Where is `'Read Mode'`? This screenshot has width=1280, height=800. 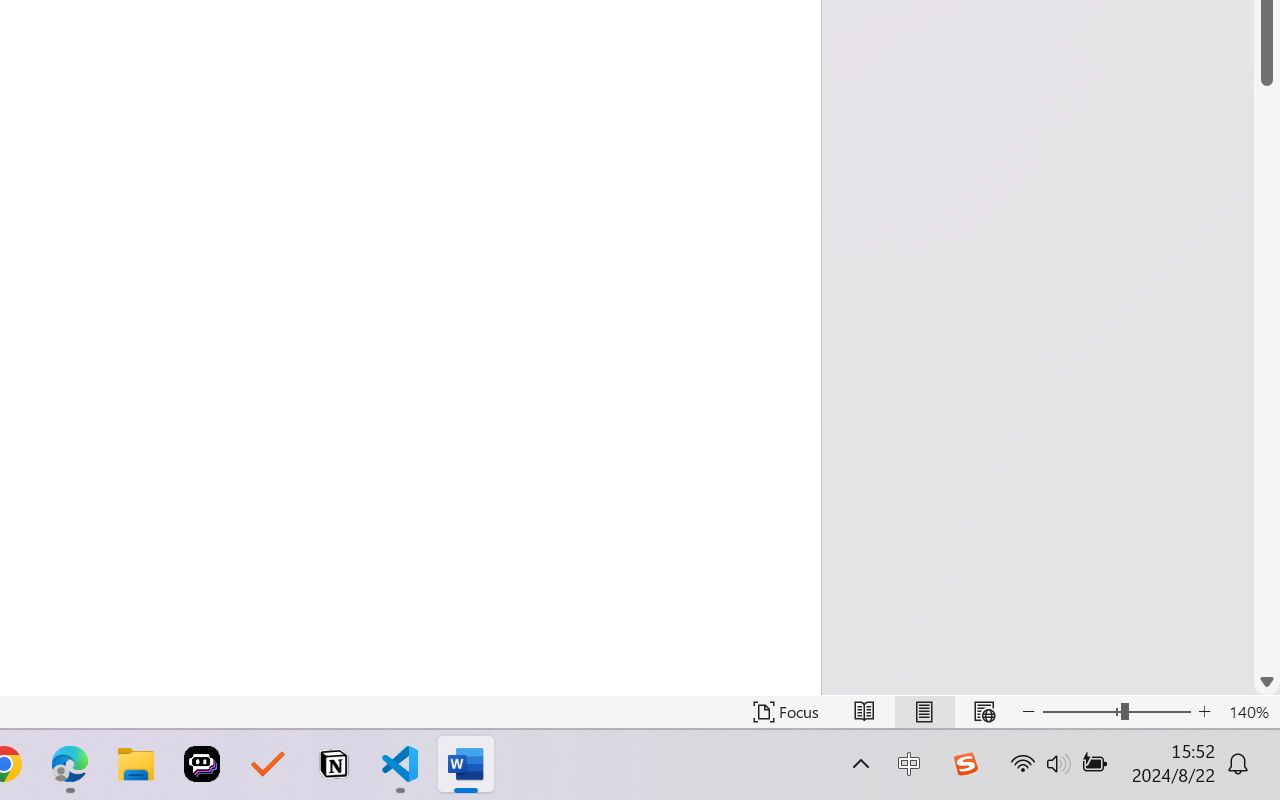 'Read Mode' is located at coordinates (864, 711).